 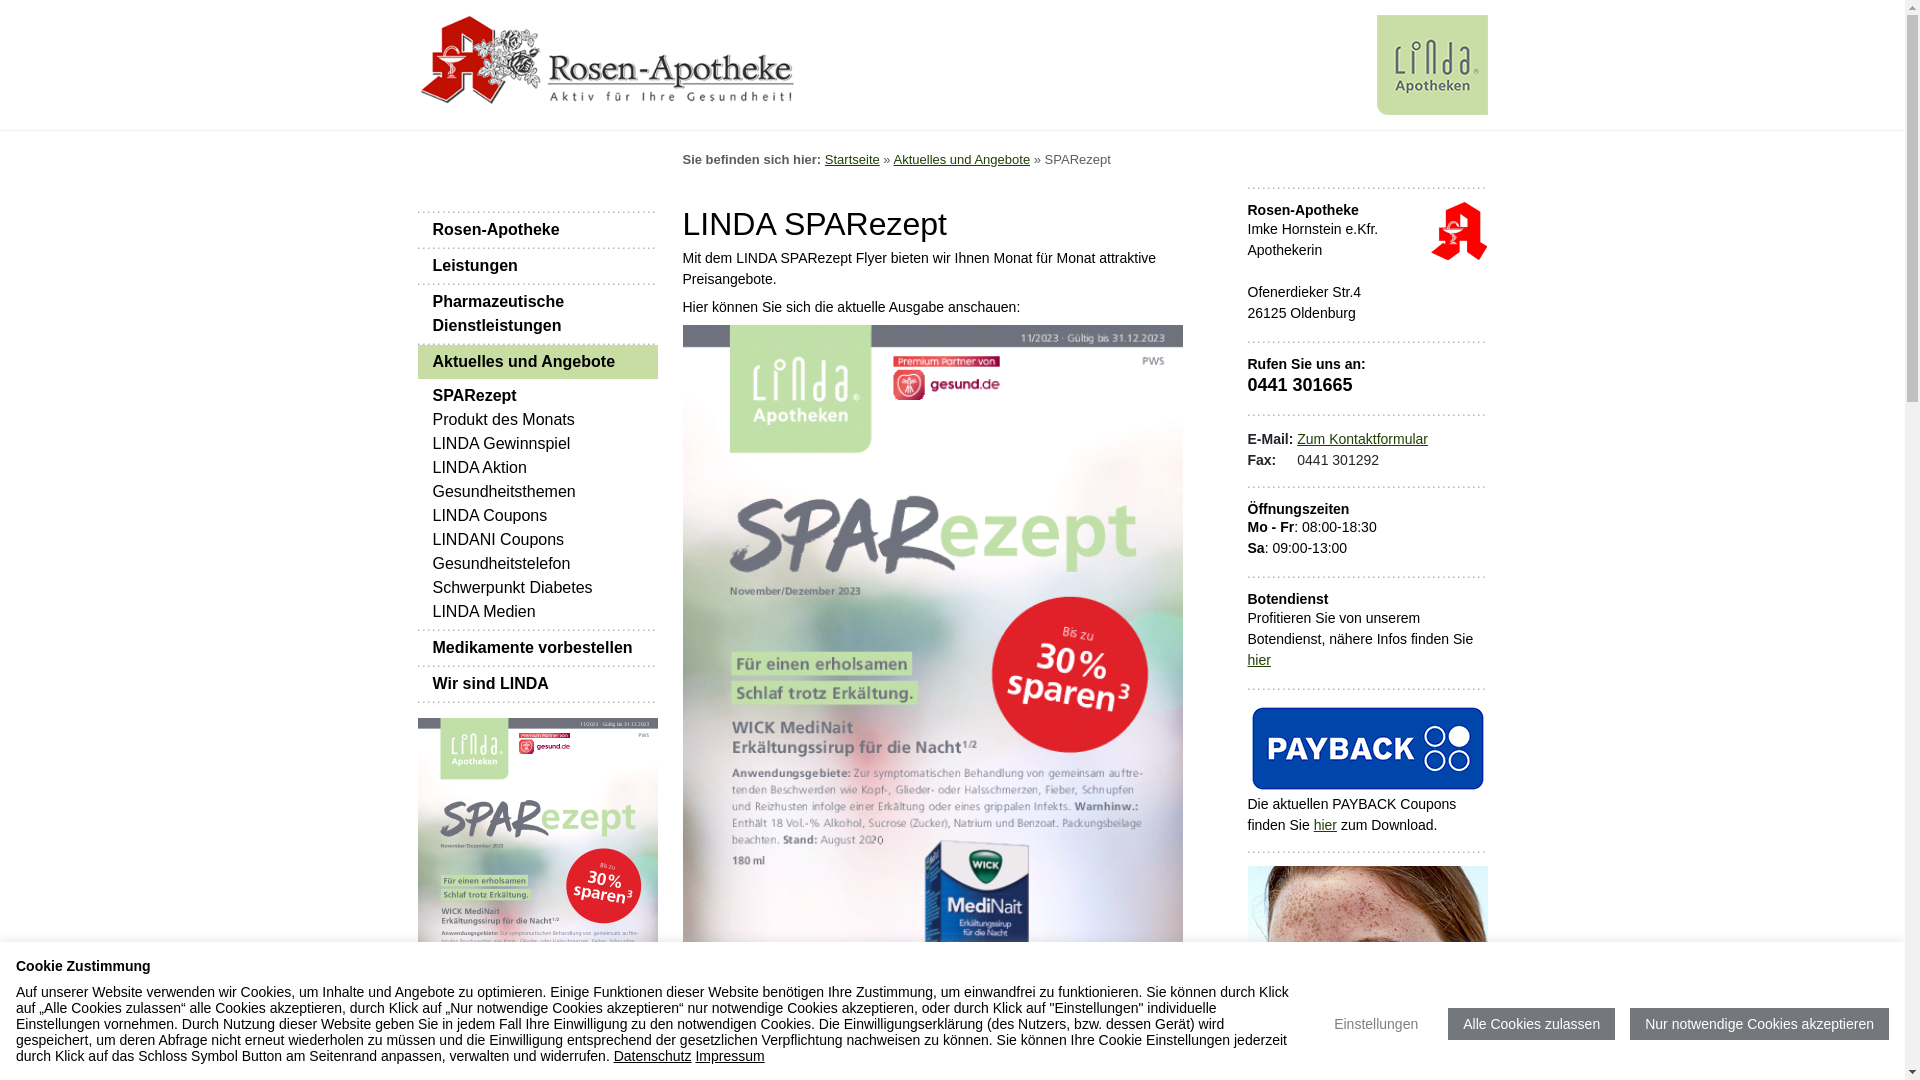 What do you see at coordinates (512, 586) in the screenshot?
I see `'Schwerpunkt Diabetes'` at bounding box center [512, 586].